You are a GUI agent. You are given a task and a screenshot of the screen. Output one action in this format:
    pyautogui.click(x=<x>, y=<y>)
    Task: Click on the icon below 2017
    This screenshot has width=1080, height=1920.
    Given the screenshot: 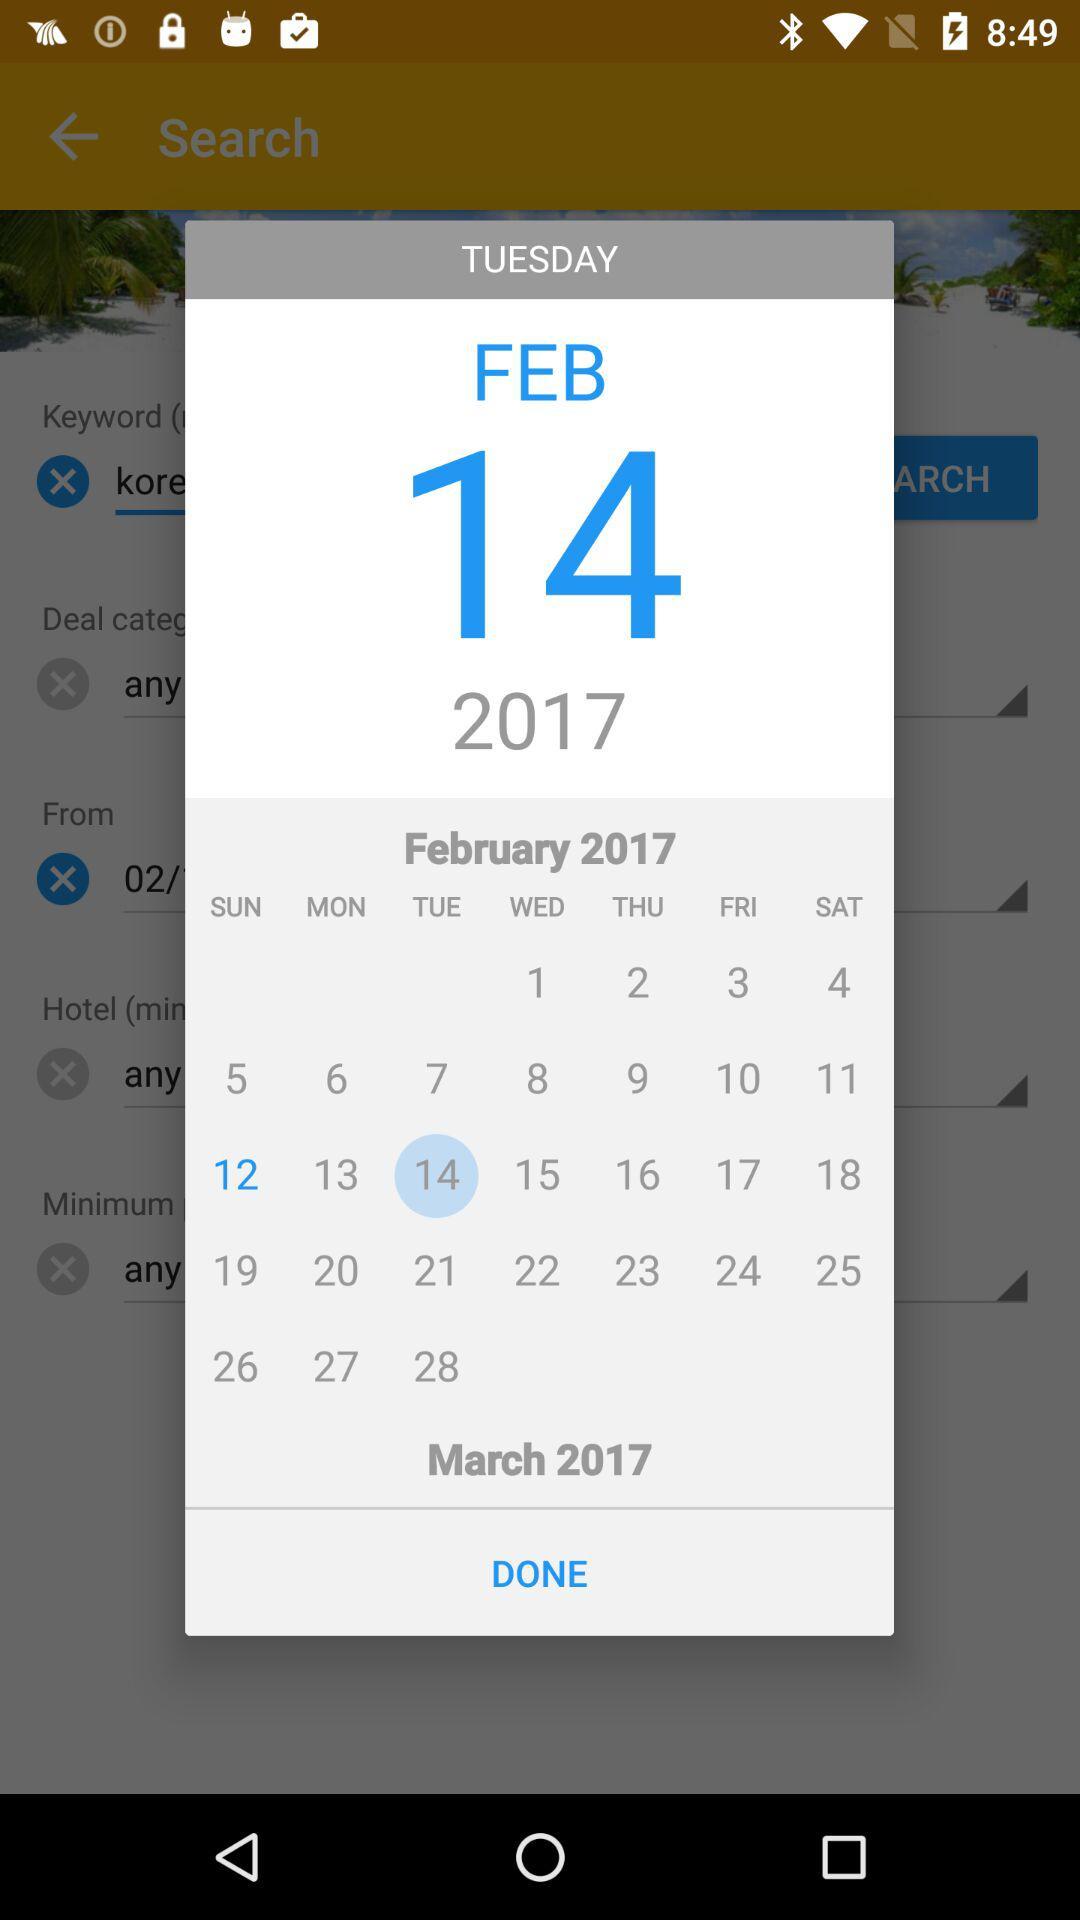 What is the action you would take?
    pyautogui.click(x=538, y=1102)
    